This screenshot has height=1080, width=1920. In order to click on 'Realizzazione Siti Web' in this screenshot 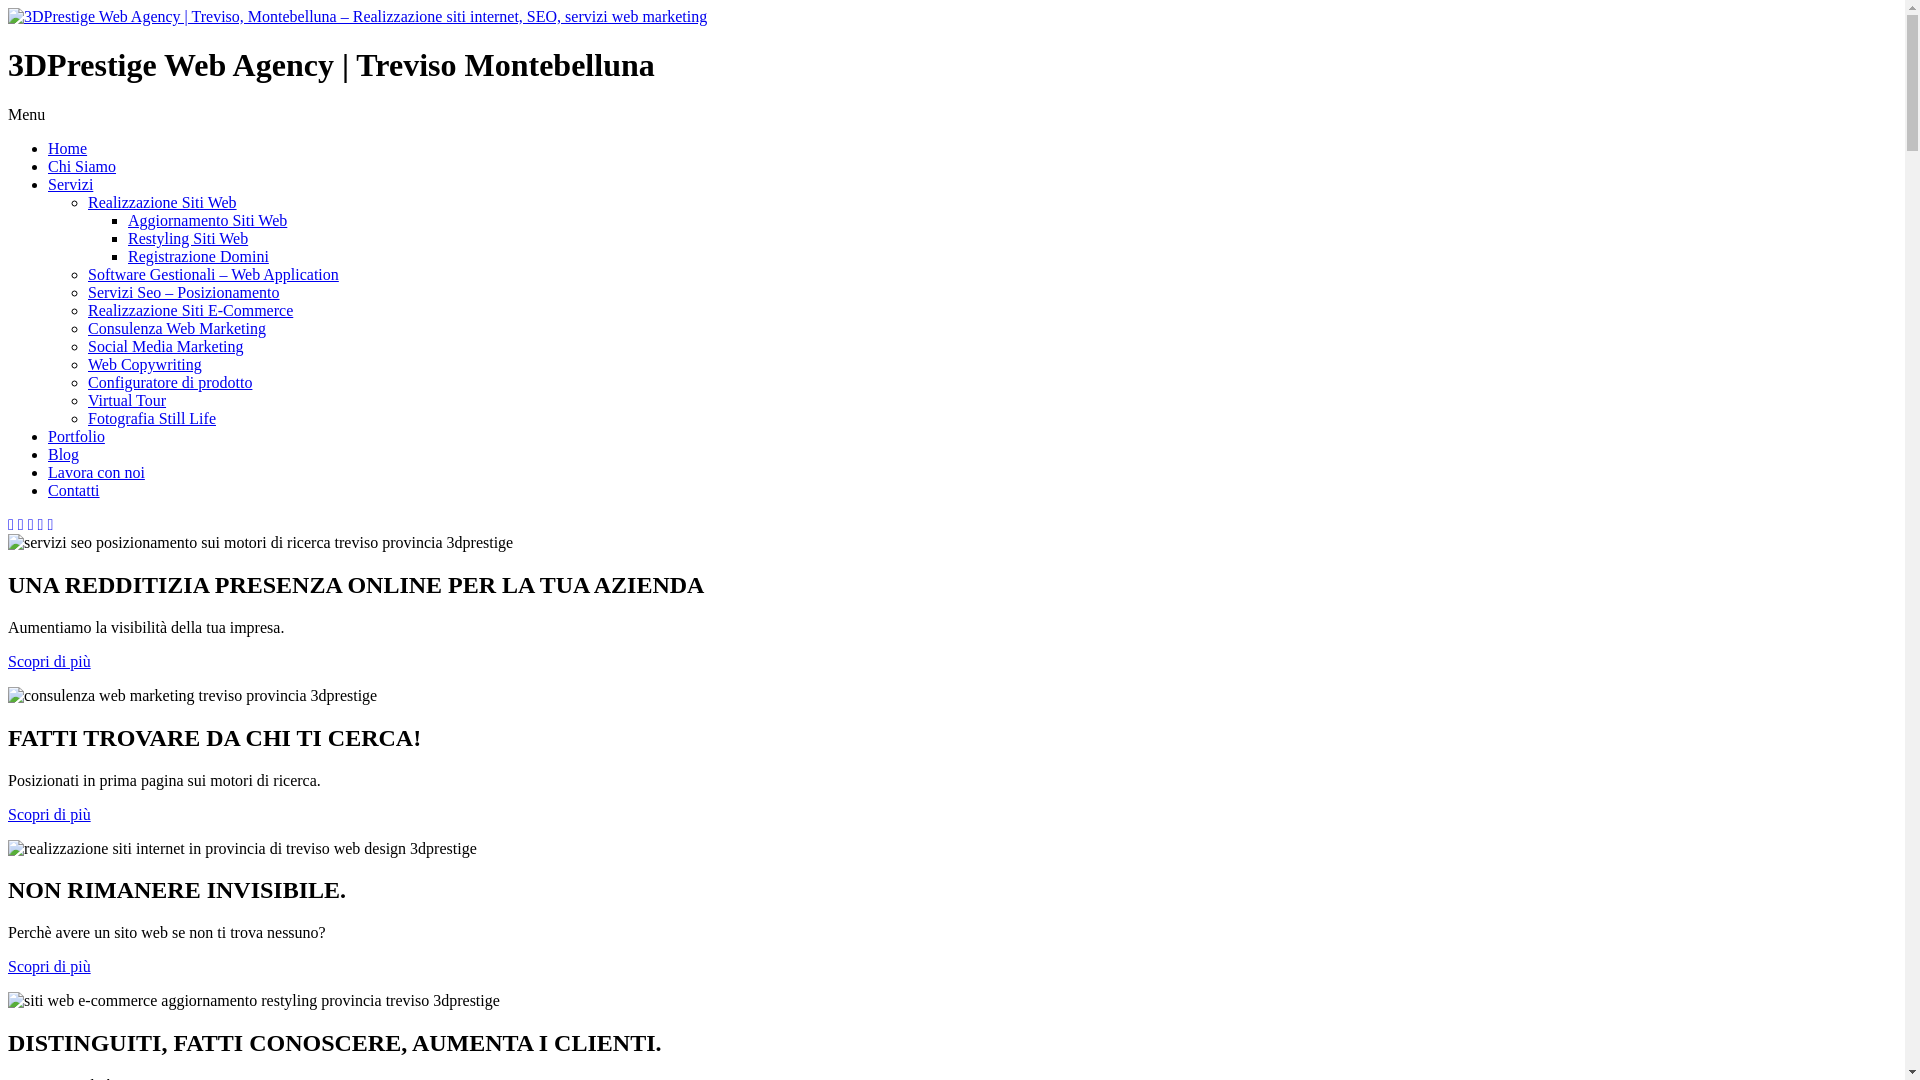, I will do `click(86, 202)`.